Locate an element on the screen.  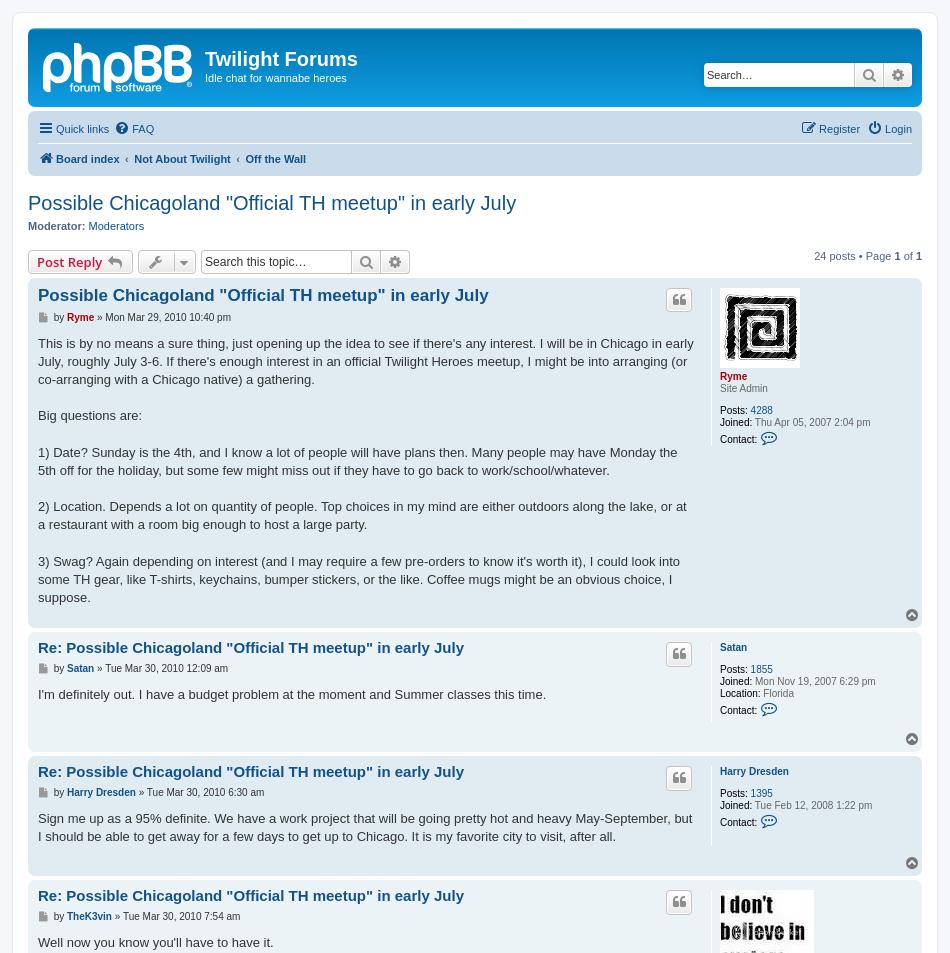
'Register' is located at coordinates (838, 126).